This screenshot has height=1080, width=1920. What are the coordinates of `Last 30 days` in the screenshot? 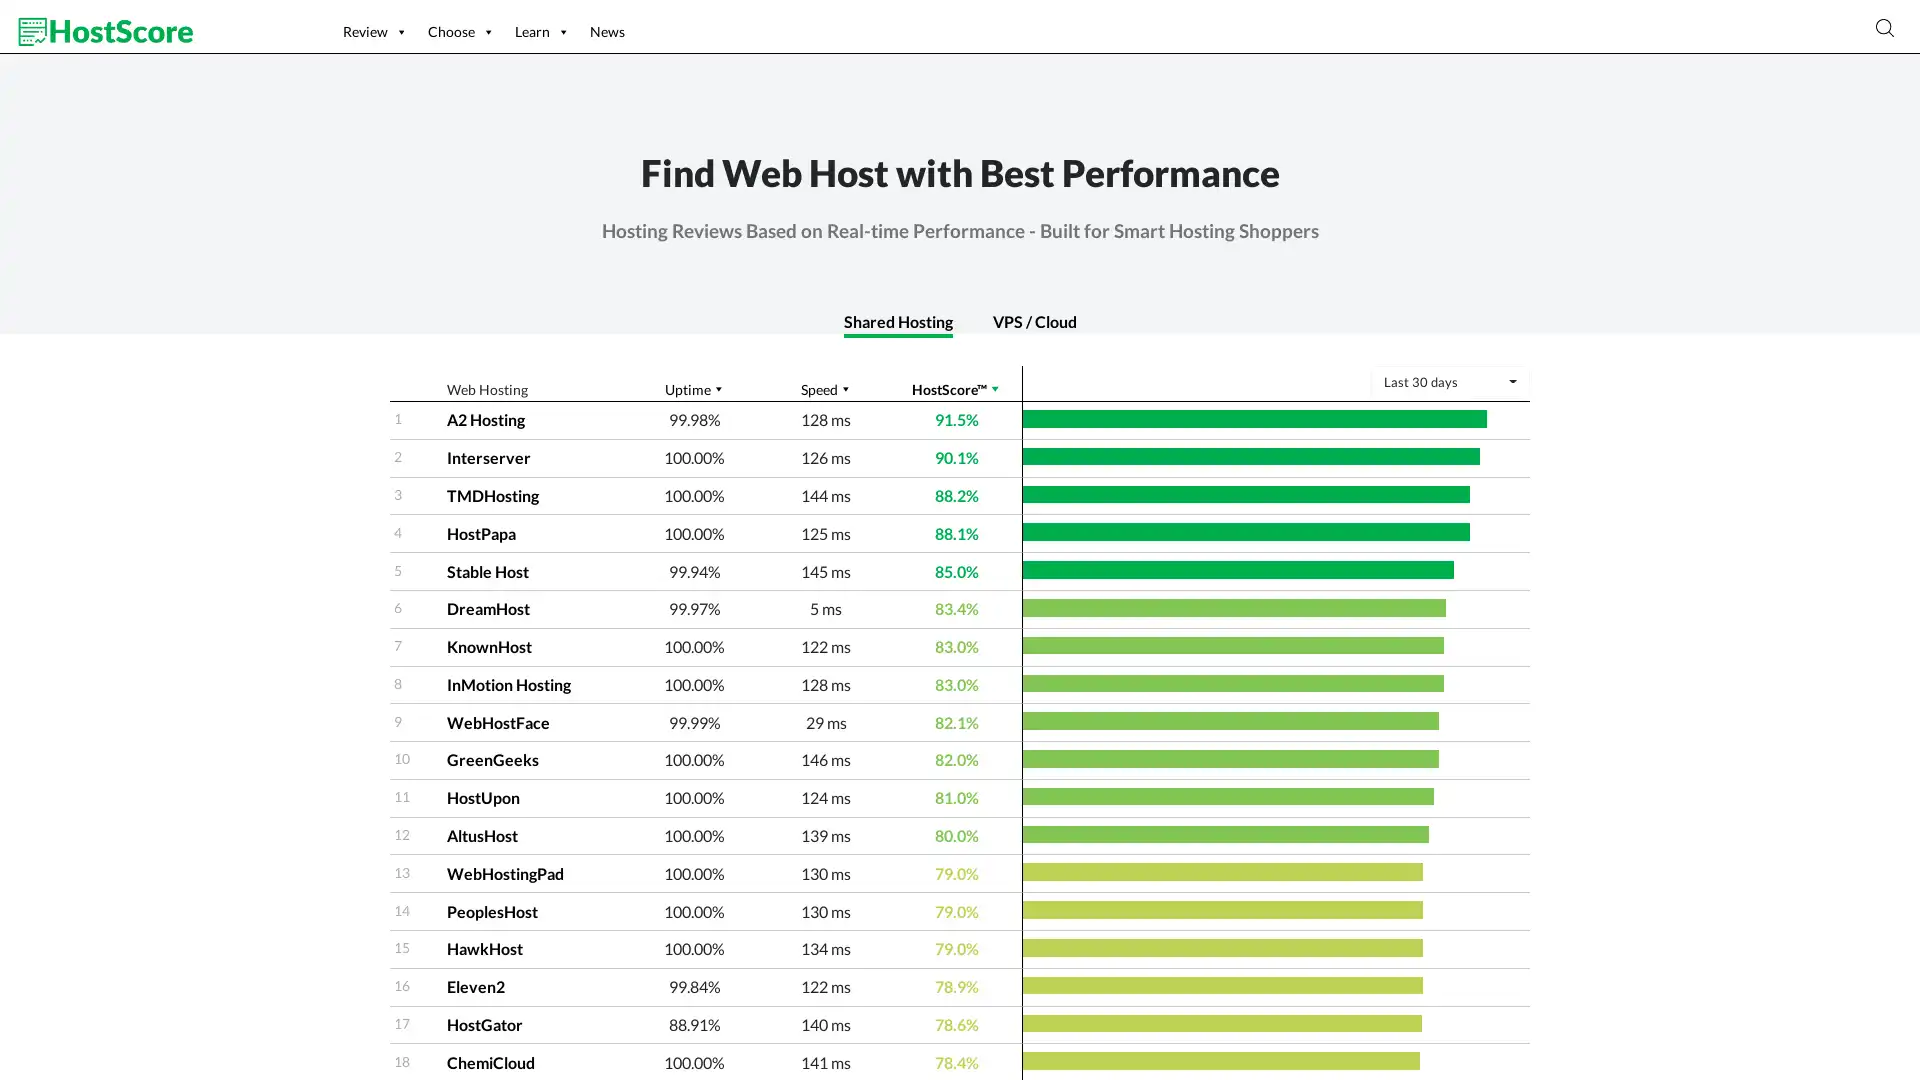 It's located at (1449, 382).